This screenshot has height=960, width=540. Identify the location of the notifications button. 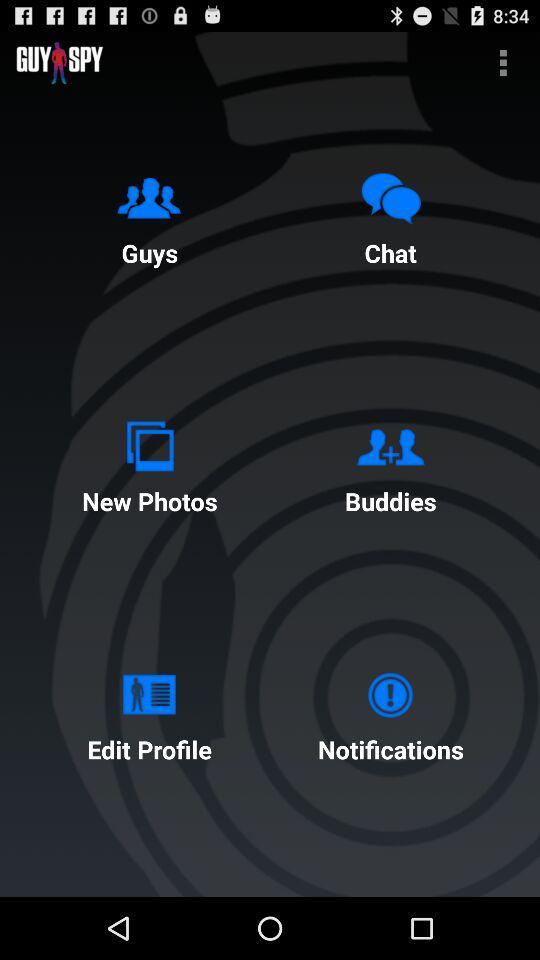
(390, 712).